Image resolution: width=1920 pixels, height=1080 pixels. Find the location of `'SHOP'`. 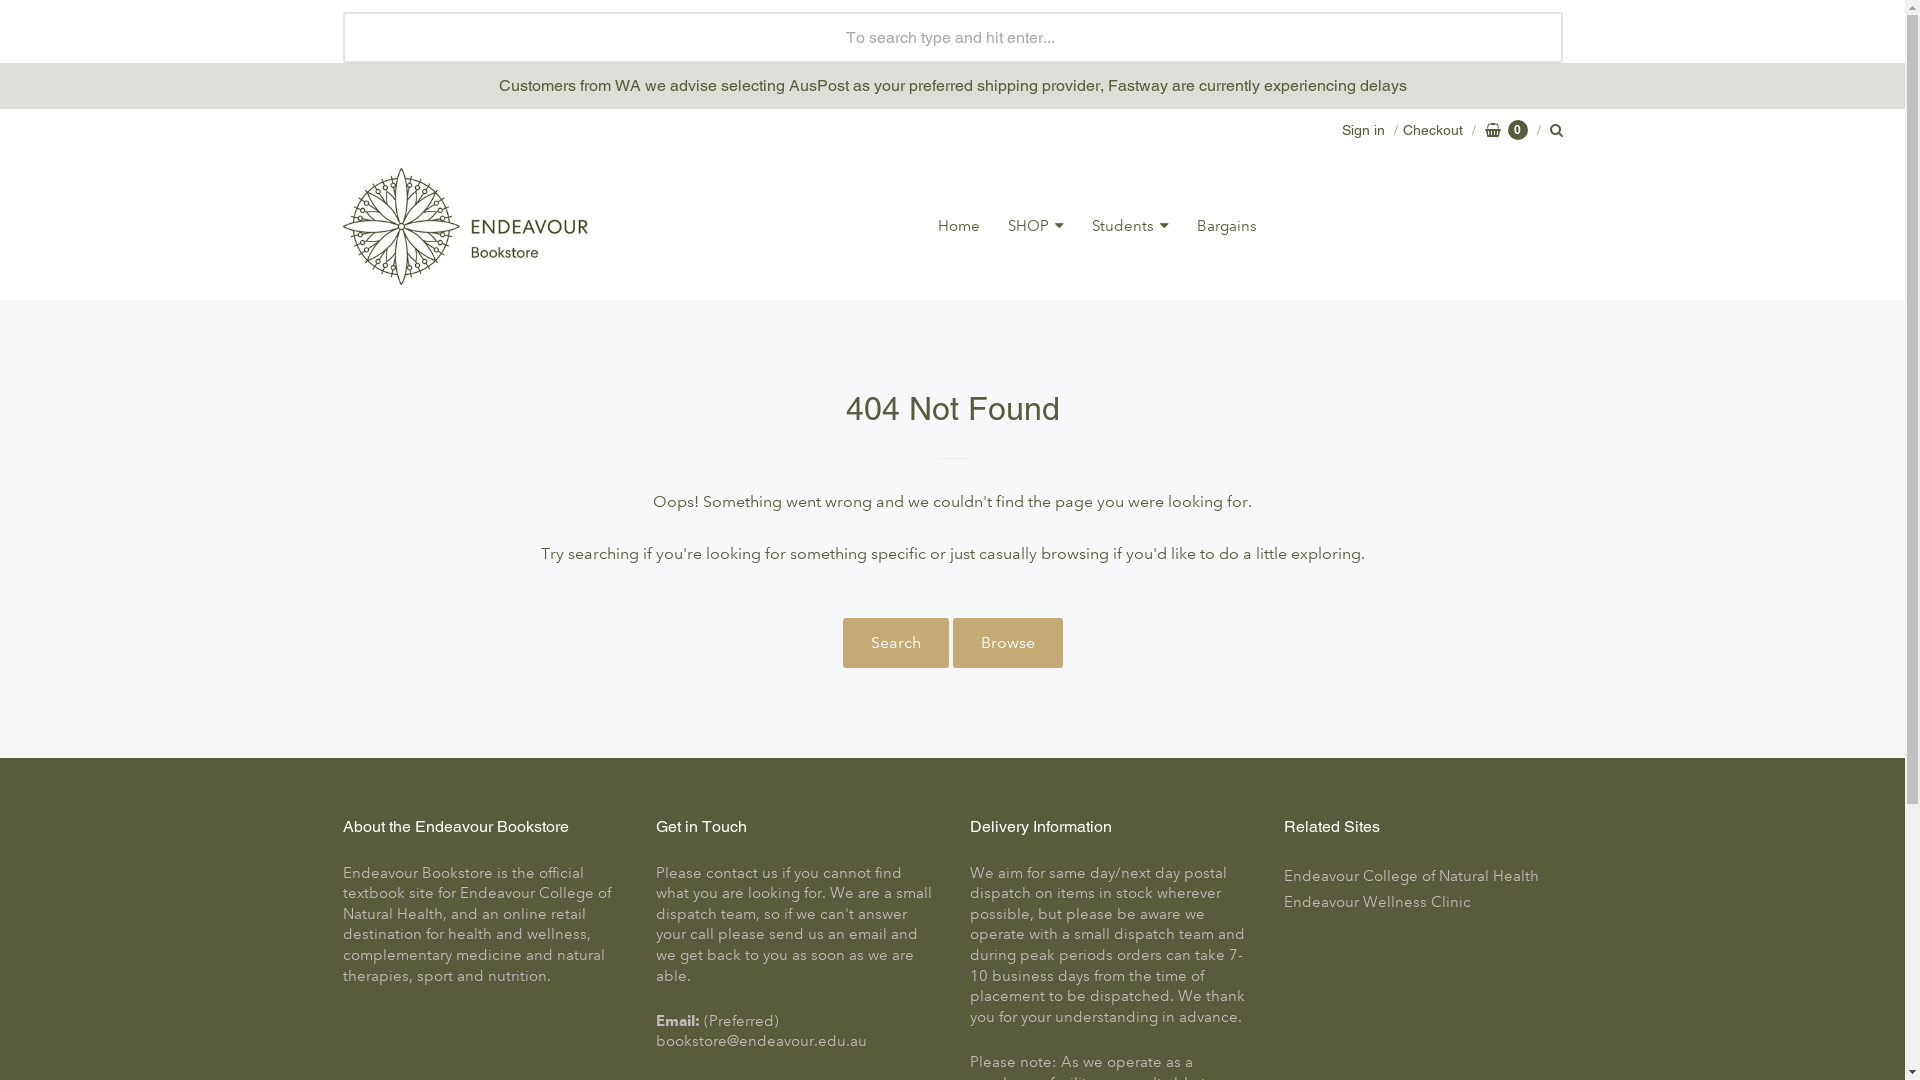

'SHOP' is located at coordinates (1036, 225).